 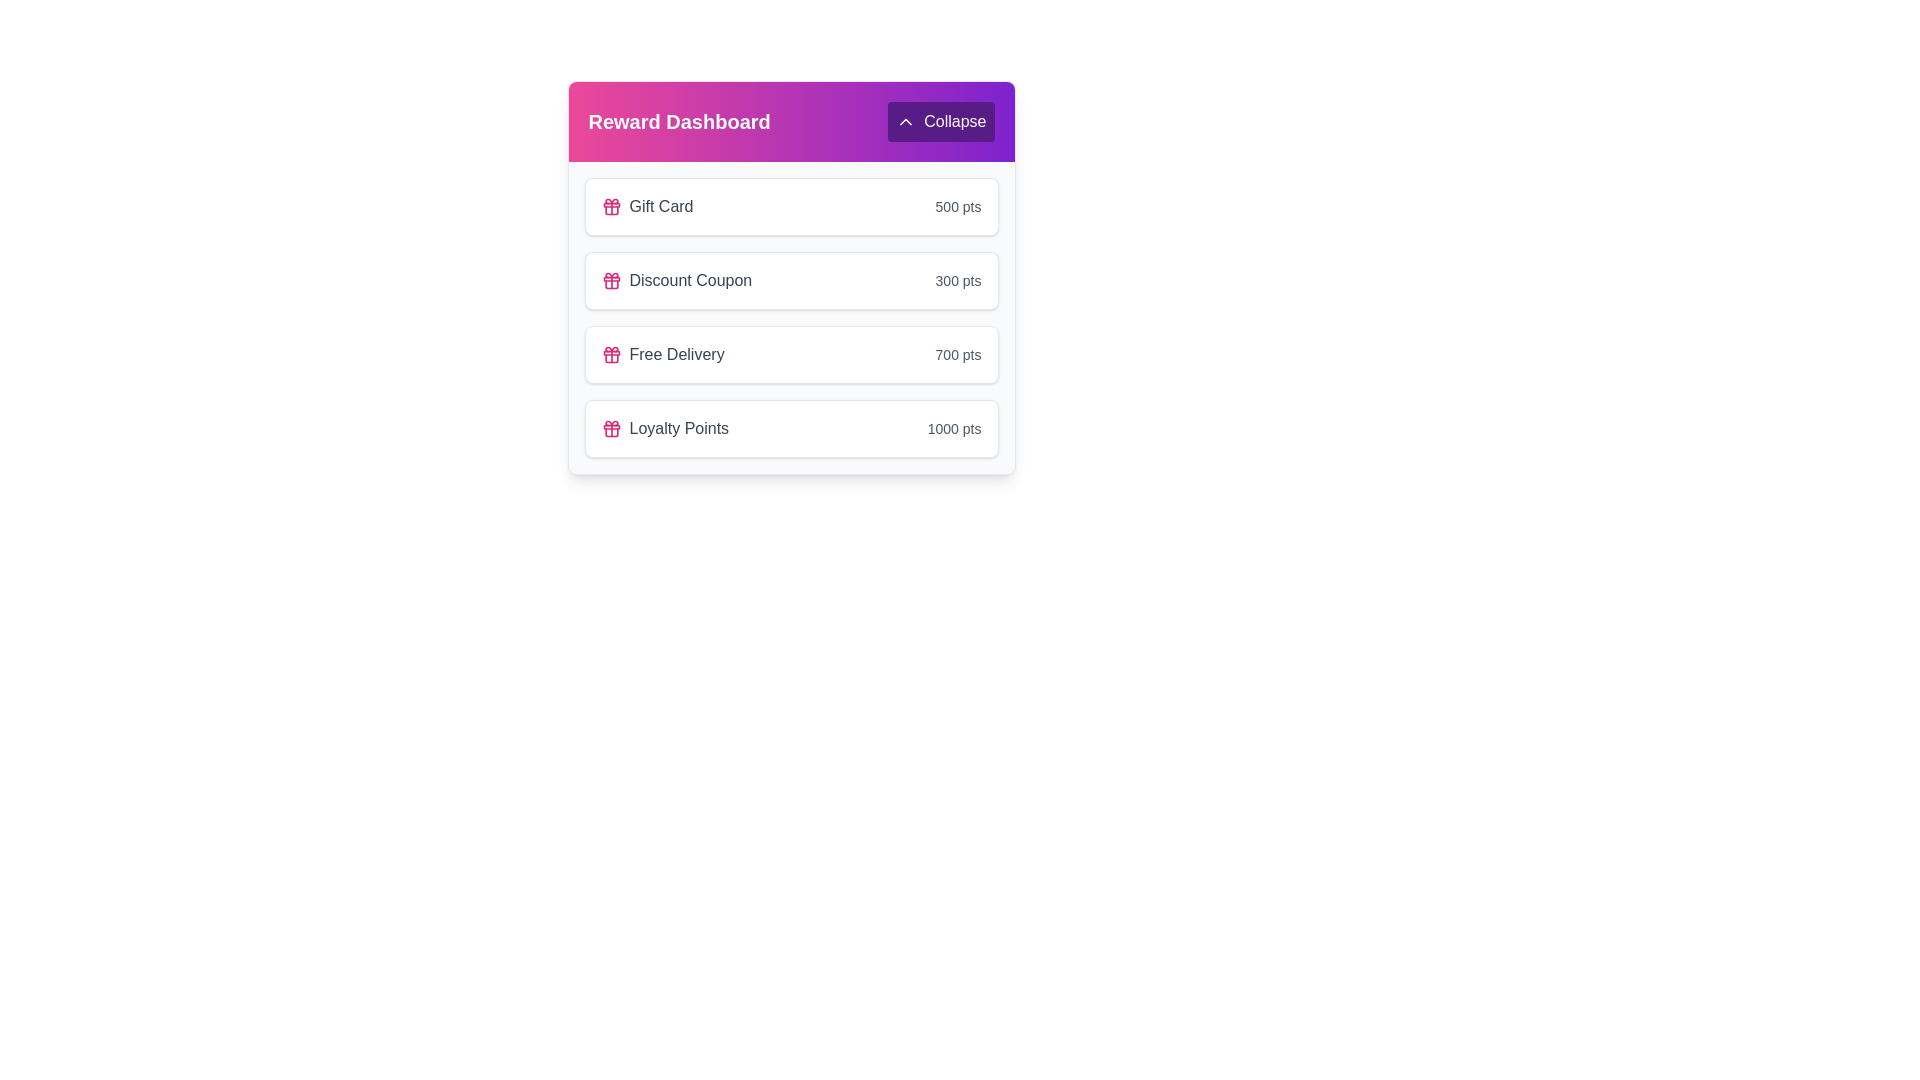 What do you see at coordinates (610, 207) in the screenshot?
I see `the pink gift icon with a bow, located to the left of the 'Gift Card' text in the 'Reward Dashboard' section` at bounding box center [610, 207].